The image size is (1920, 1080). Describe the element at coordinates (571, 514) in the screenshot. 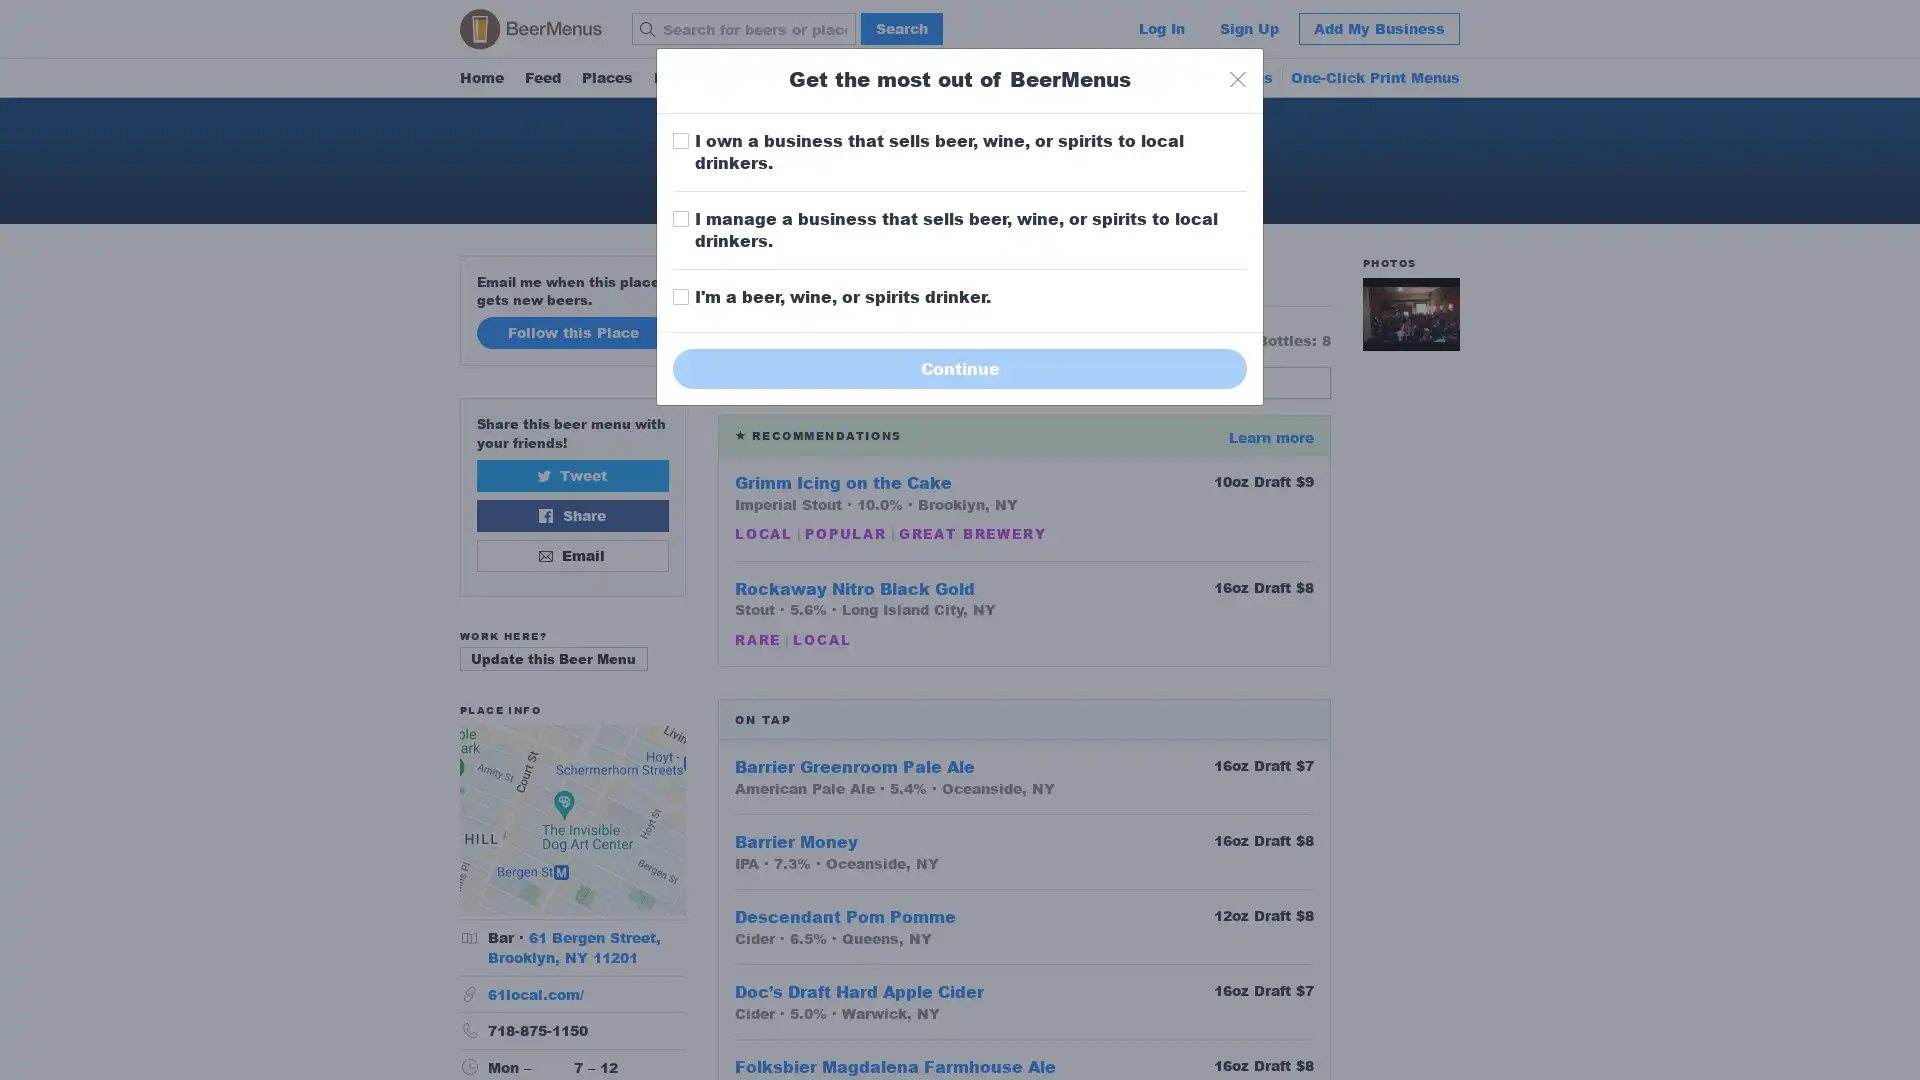

I see `Share` at that location.